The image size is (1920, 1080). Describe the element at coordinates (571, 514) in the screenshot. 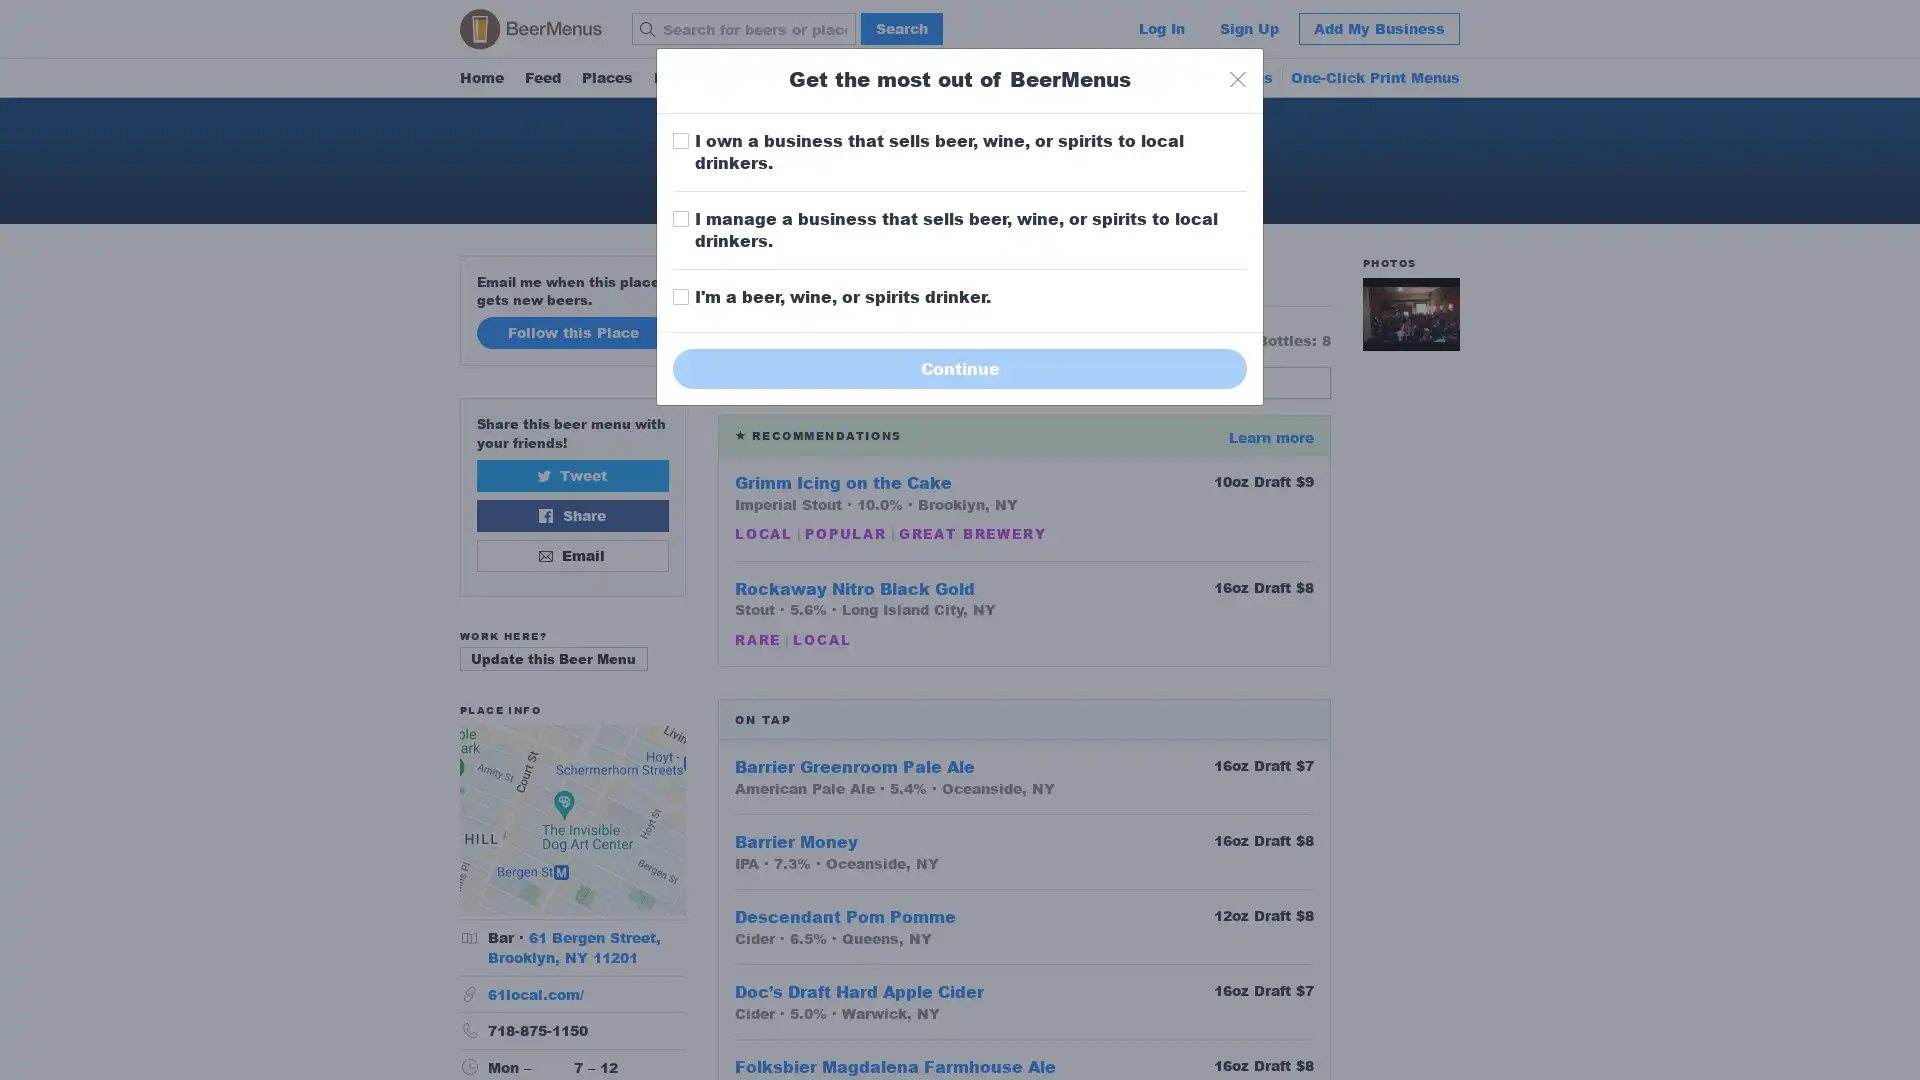

I see `Share` at that location.